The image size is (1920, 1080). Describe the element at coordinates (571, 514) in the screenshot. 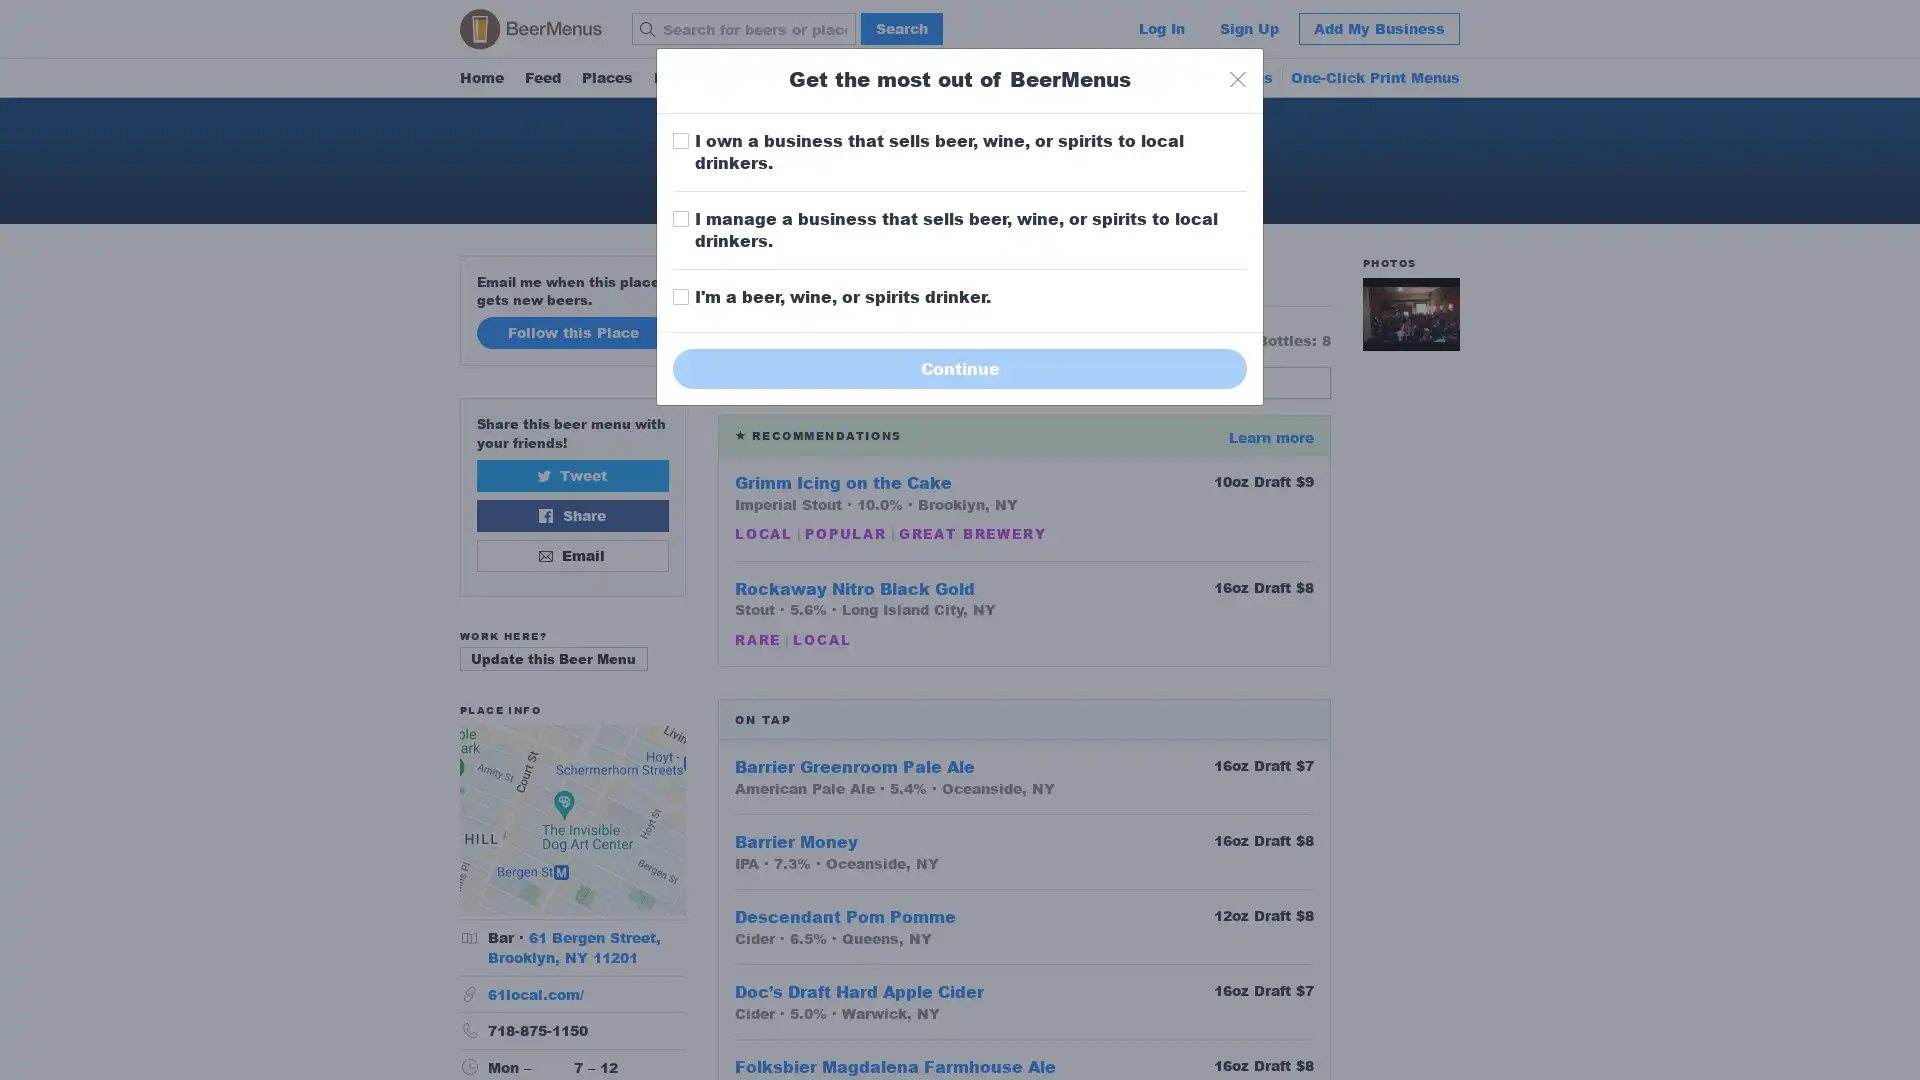

I see `Share` at that location.